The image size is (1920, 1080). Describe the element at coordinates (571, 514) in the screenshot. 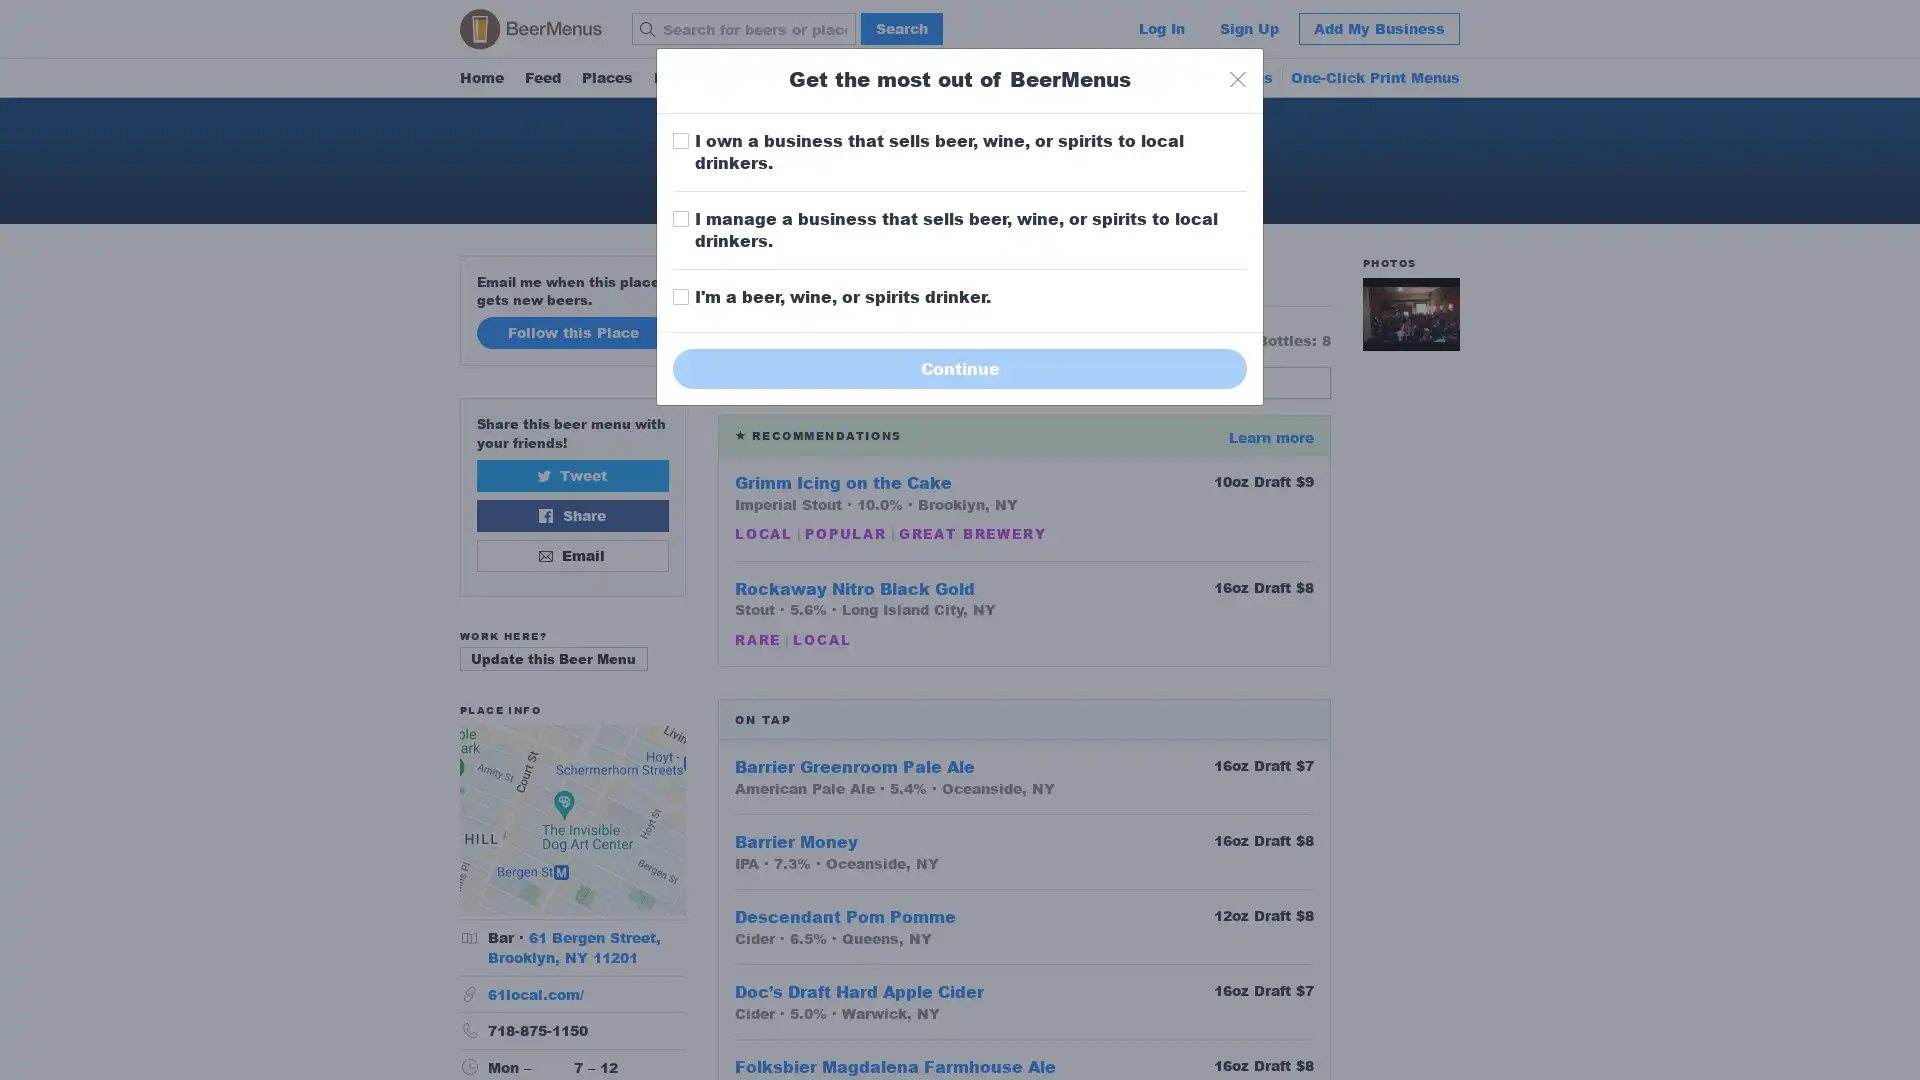

I see `Share` at that location.